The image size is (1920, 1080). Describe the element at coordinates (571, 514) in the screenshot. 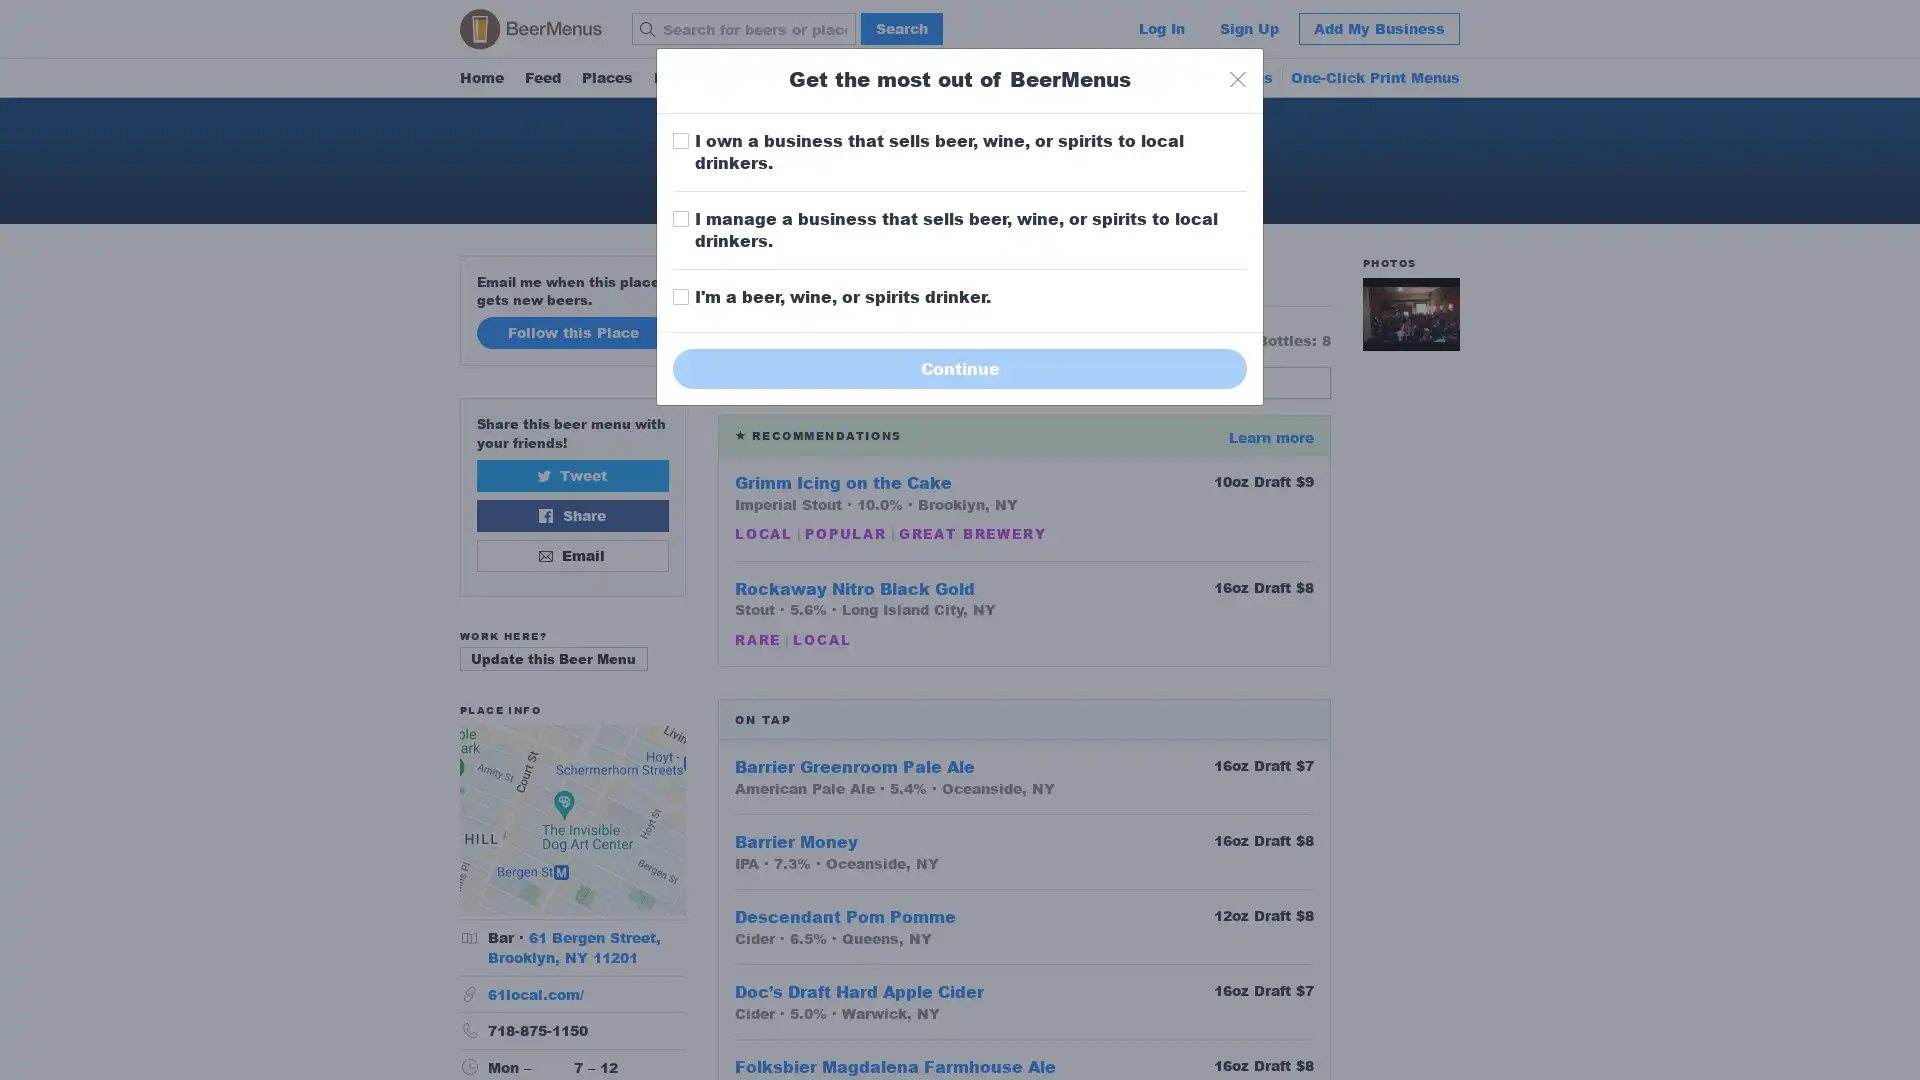

I see `Share` at that location.